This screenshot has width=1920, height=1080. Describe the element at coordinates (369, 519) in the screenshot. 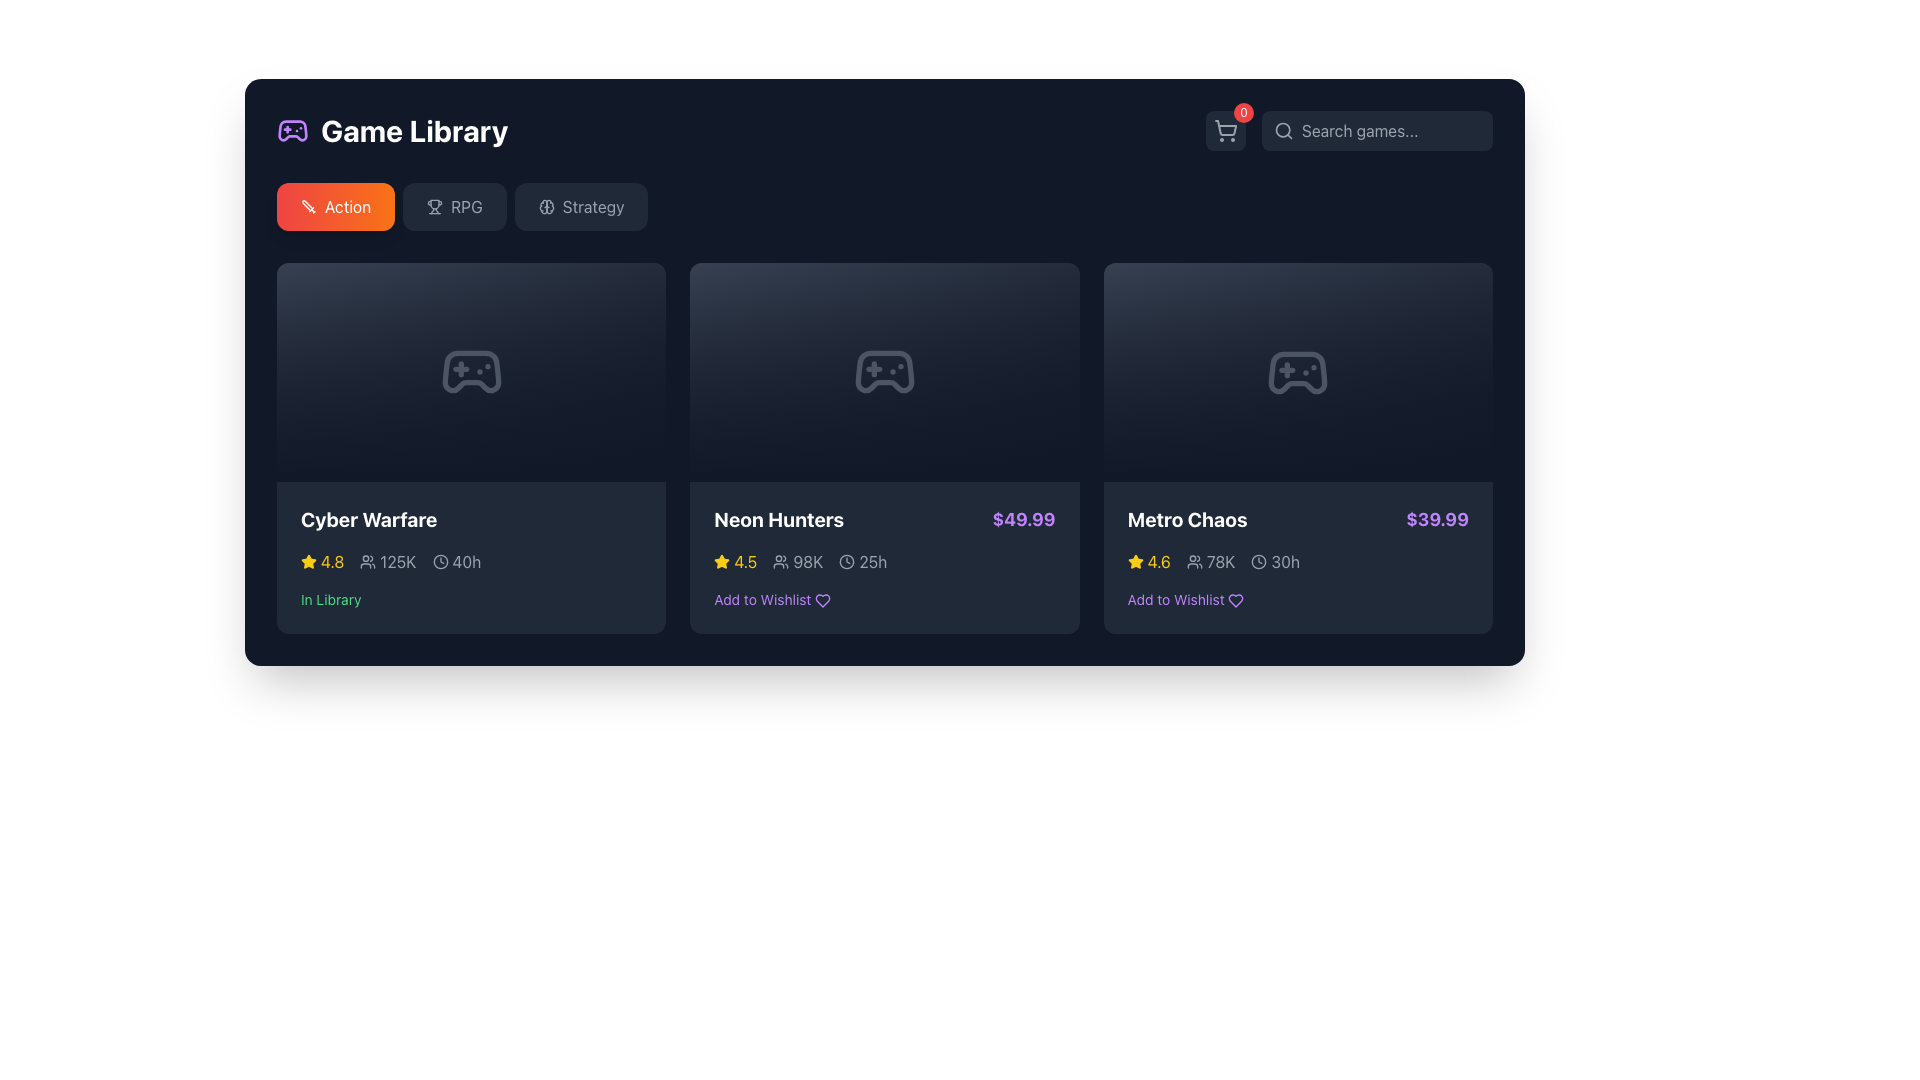

I see `the bold, white-colored text label displaying 'Cyber Warfare' at the top left corner of the first card in the game library interface` at that location.